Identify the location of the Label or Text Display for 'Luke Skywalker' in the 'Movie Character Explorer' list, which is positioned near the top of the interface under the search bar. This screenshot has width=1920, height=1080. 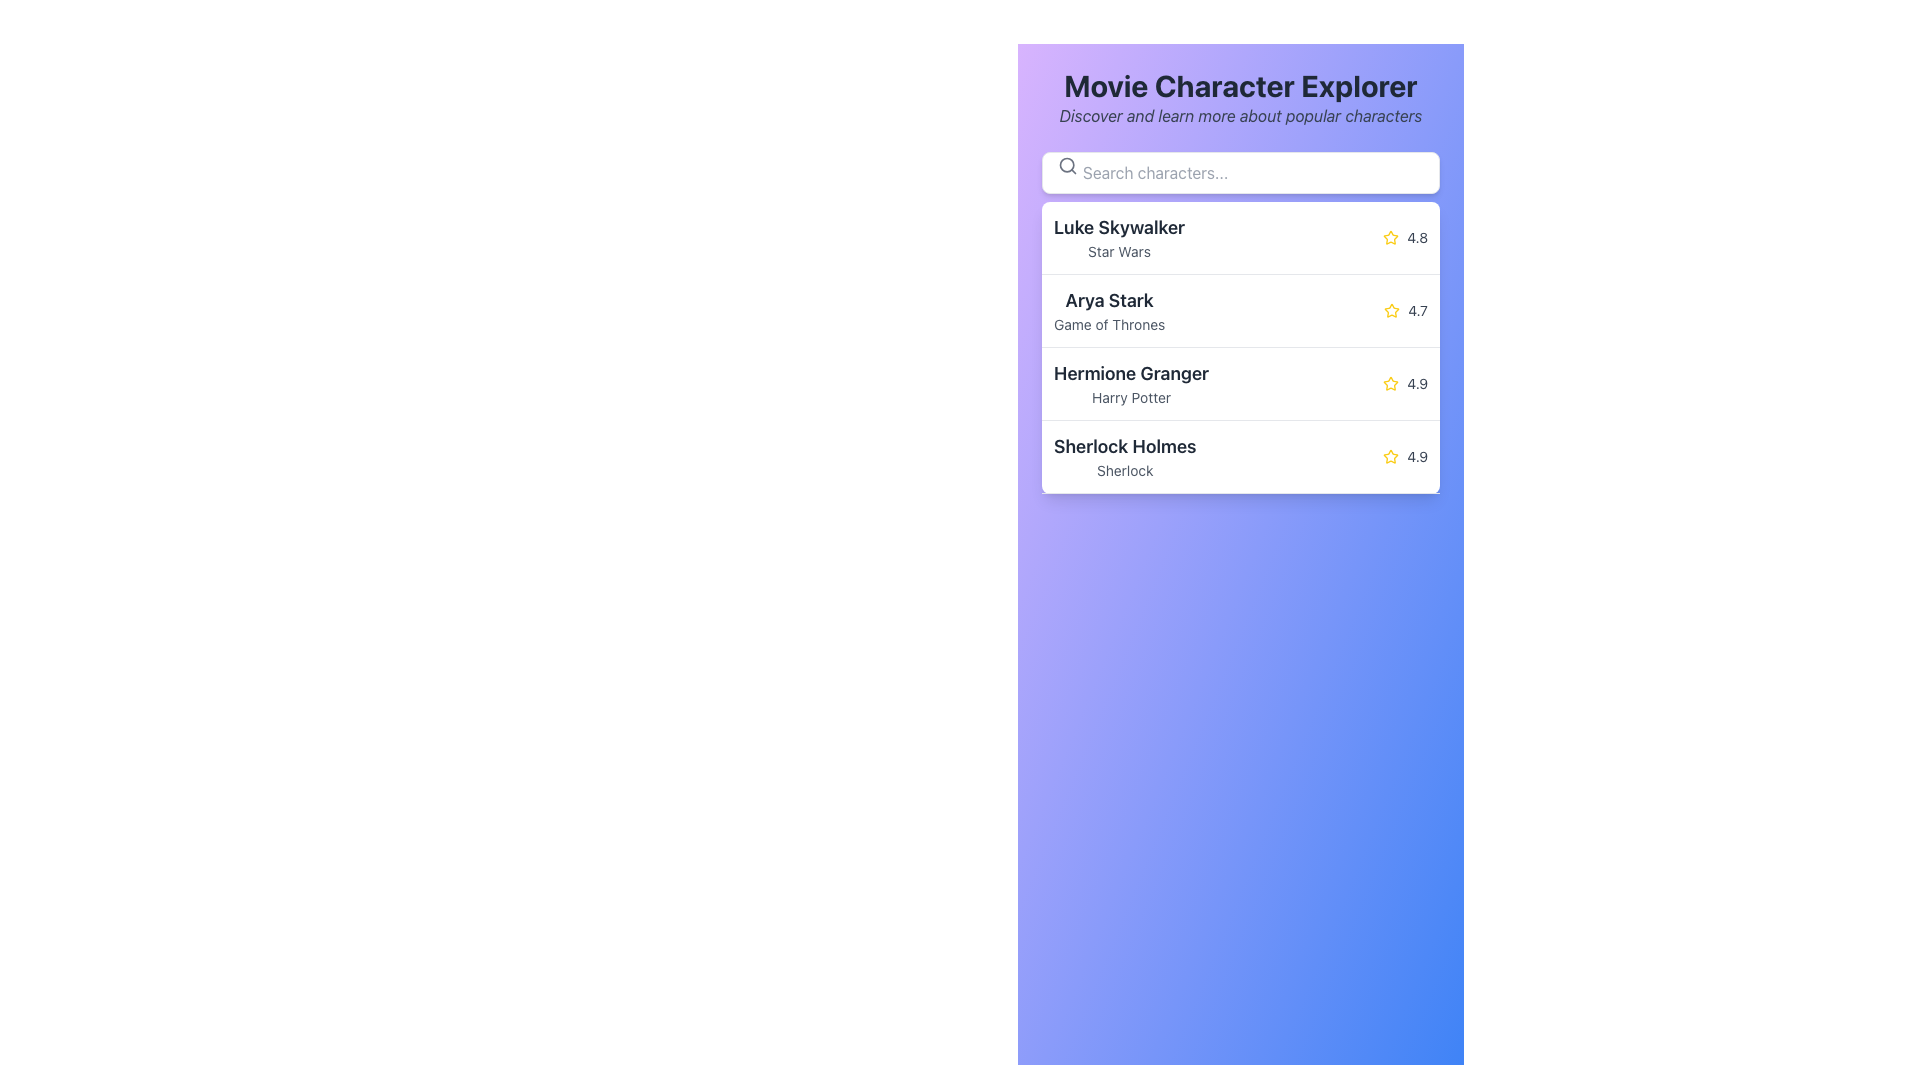
(1118, 237).